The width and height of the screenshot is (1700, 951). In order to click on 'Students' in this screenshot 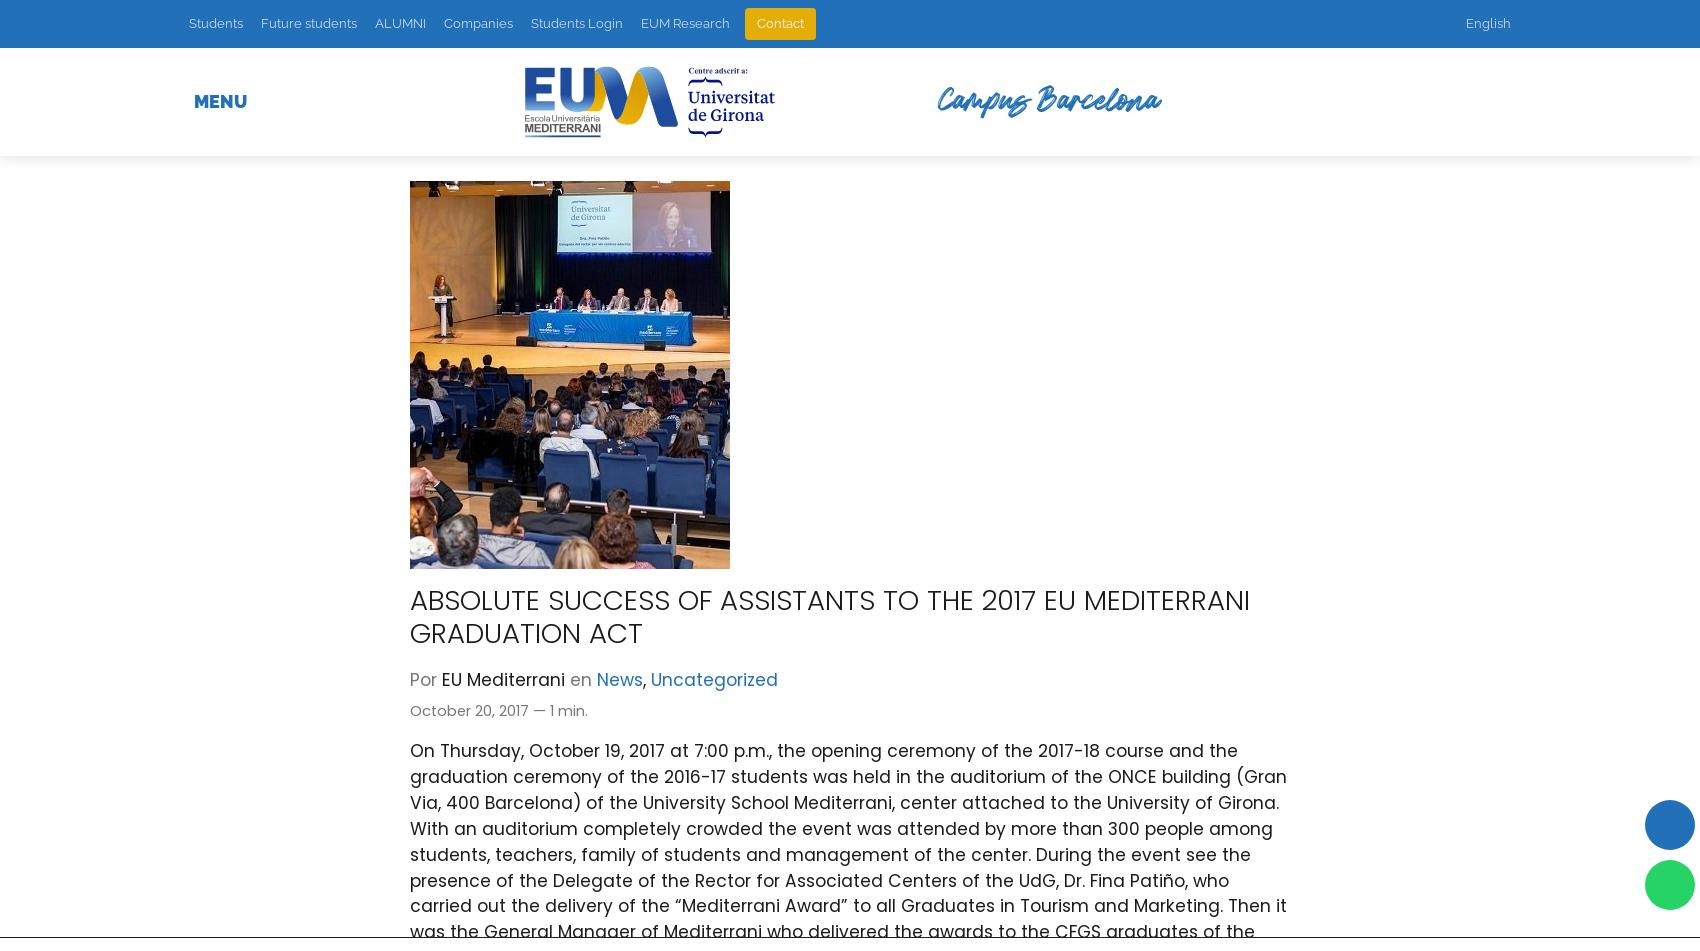, I will do `click(188, 23)`.